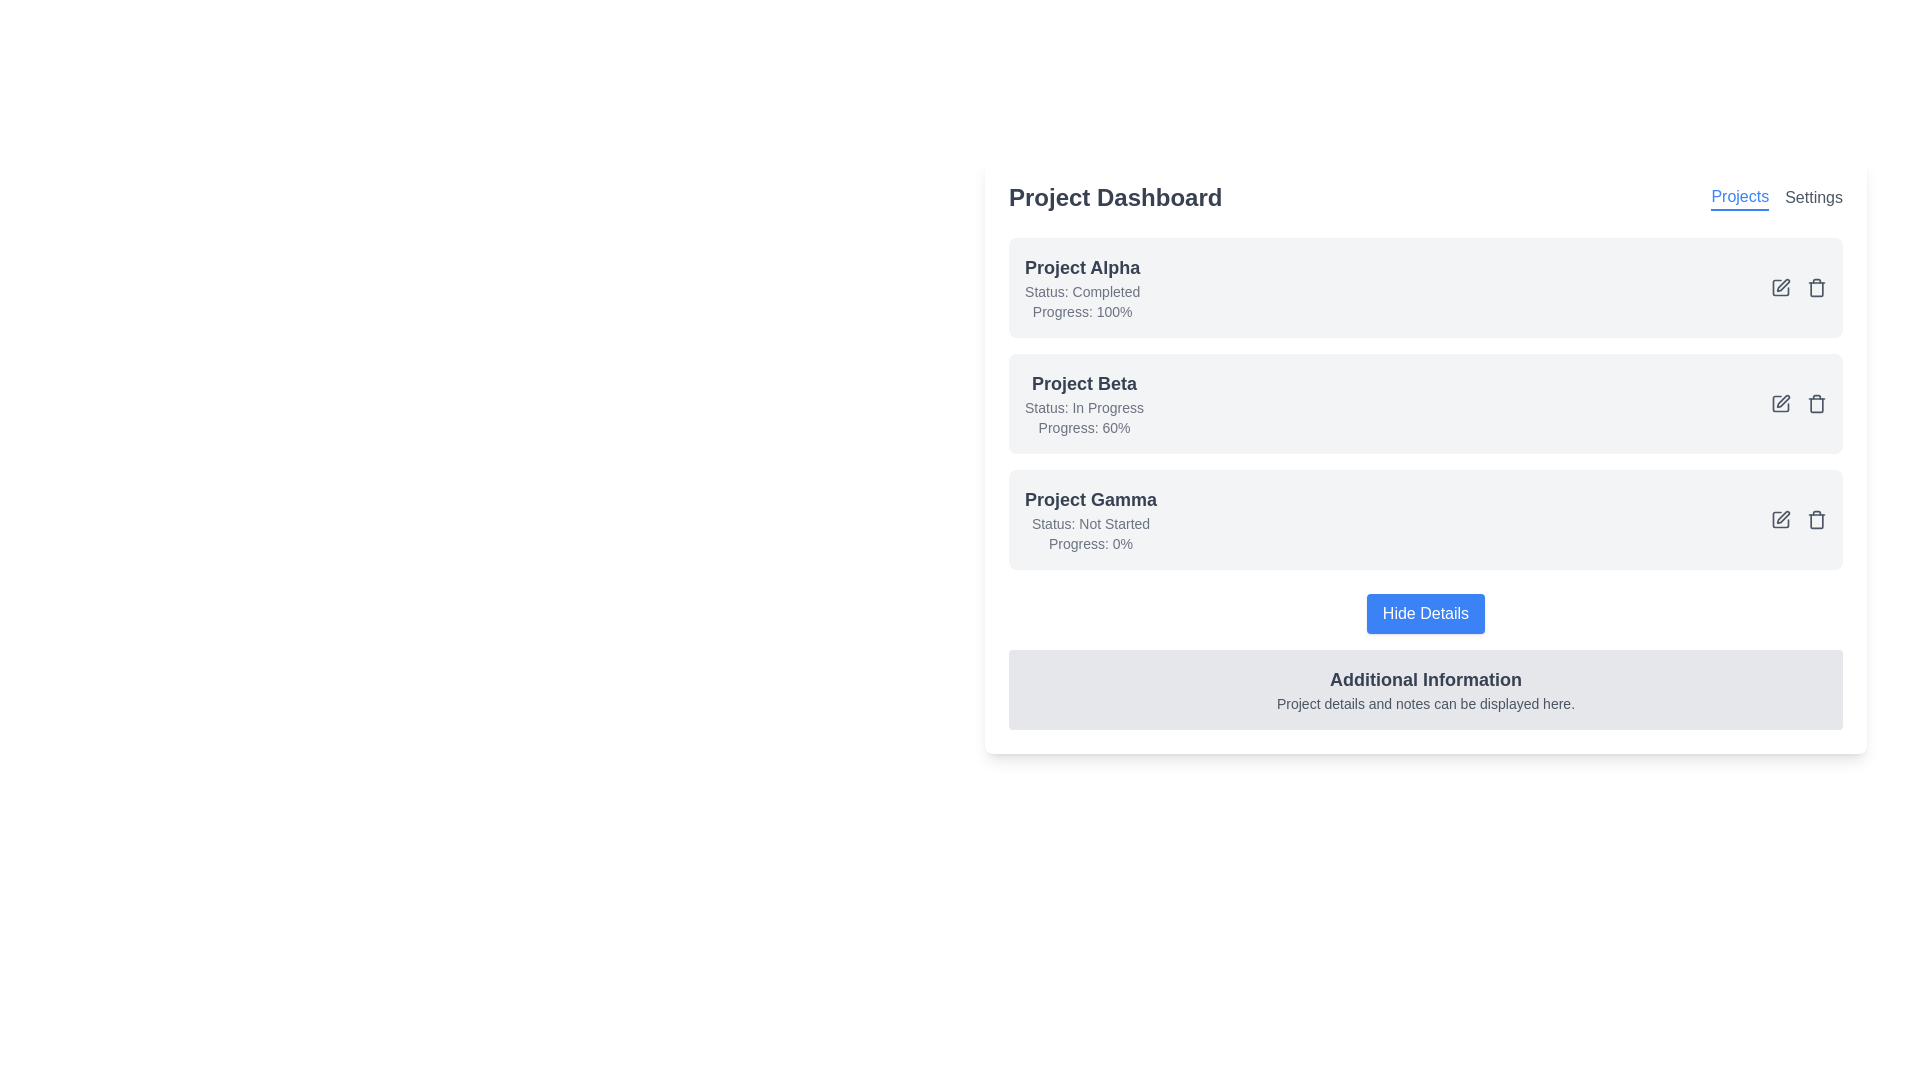 This screenshot has height=1080, width=1920. Describe the element at coordinates (1424, 483) in the screenshot. I see `the informational panel for 'Project Gamma'` at that location.